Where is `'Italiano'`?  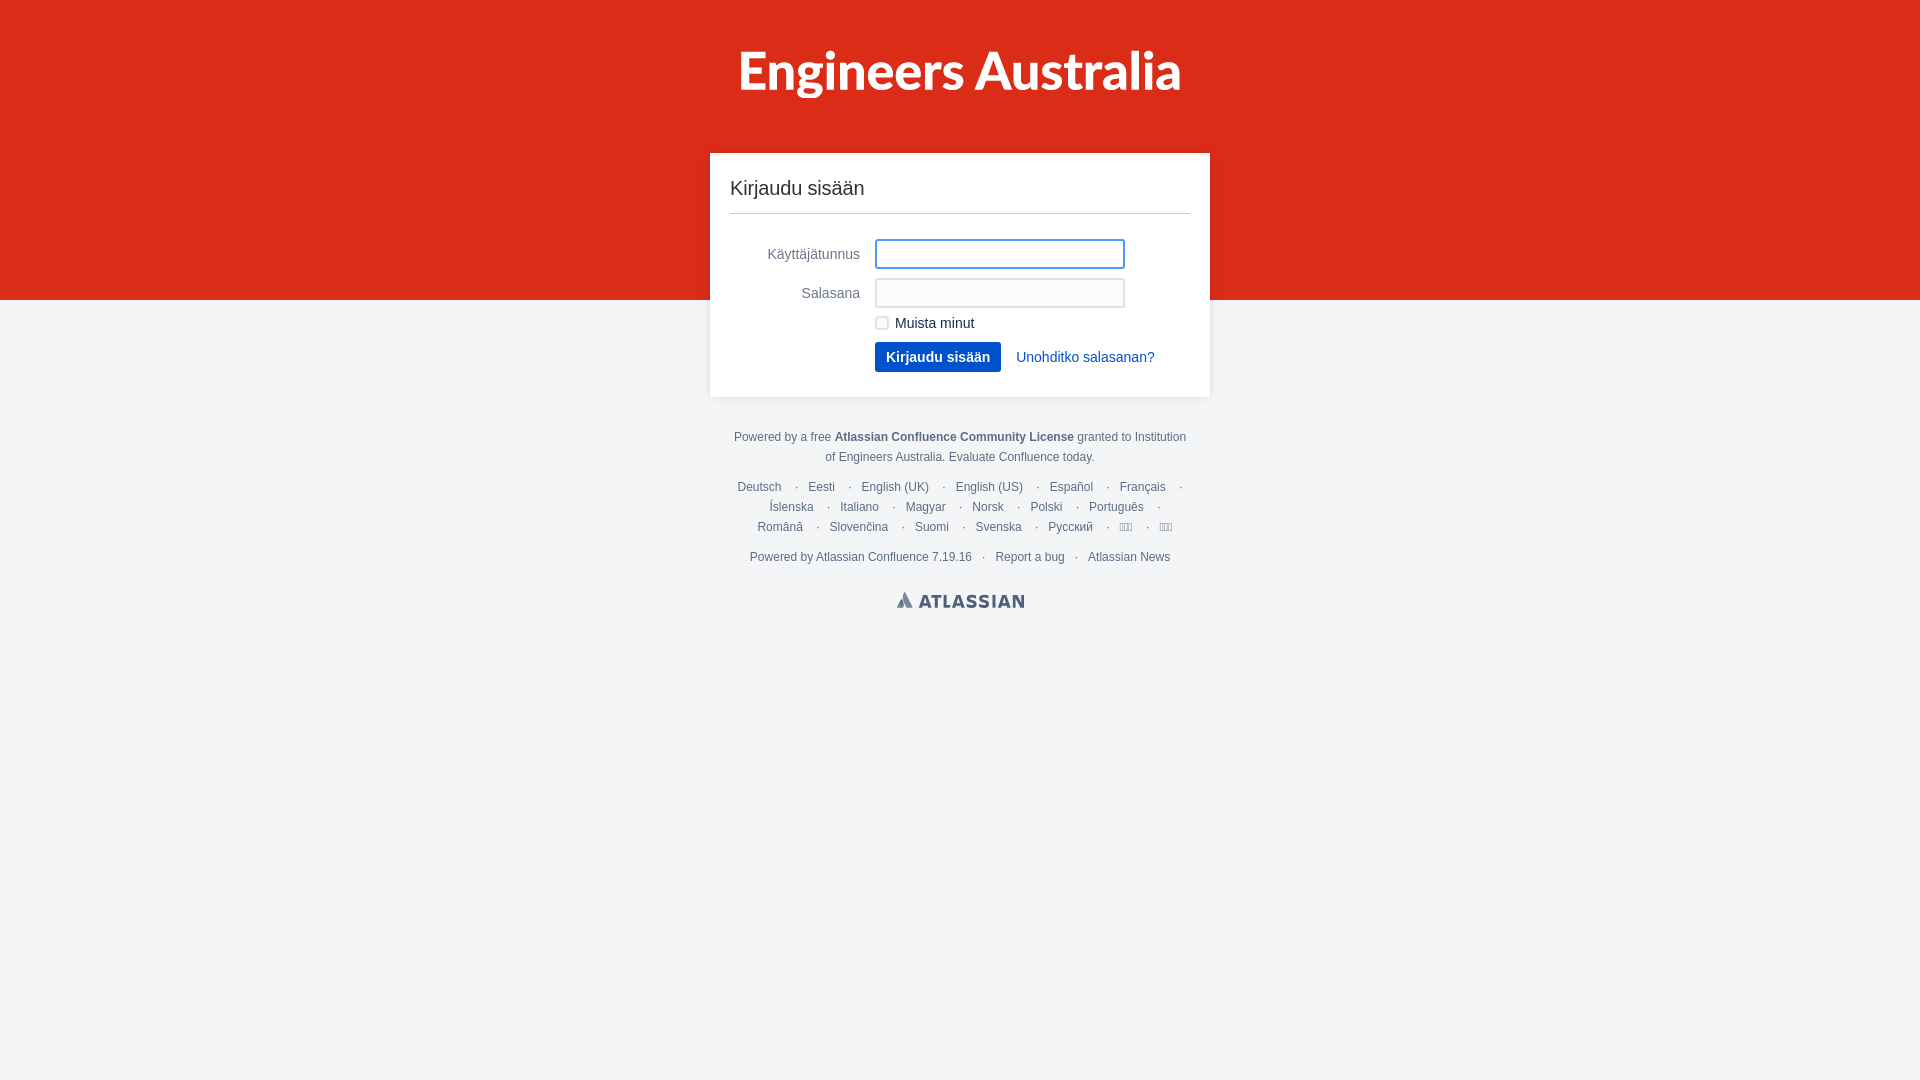 'Italiano' is located at coordinates (859, 505).